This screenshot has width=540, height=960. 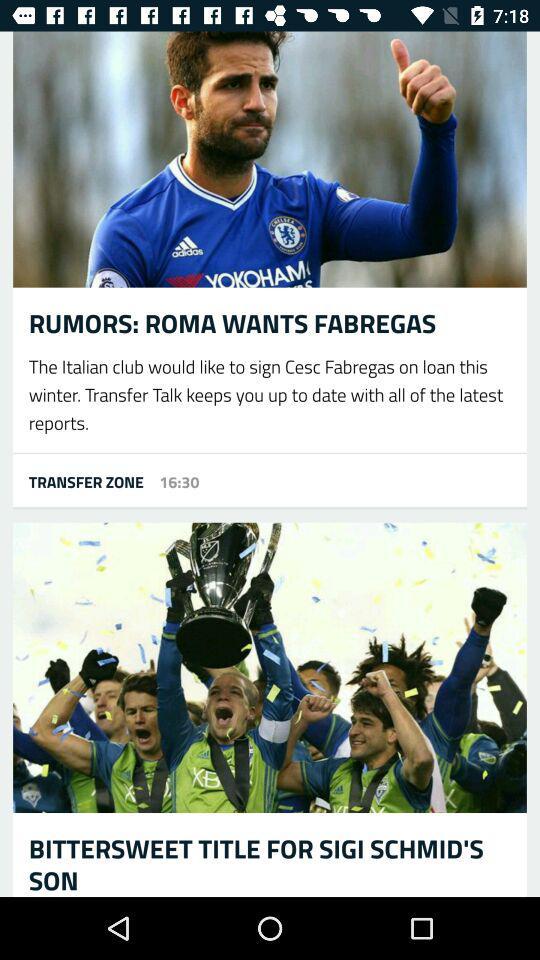 I want to click on the item next to 16:30 icon, so click(x=77, y=480).